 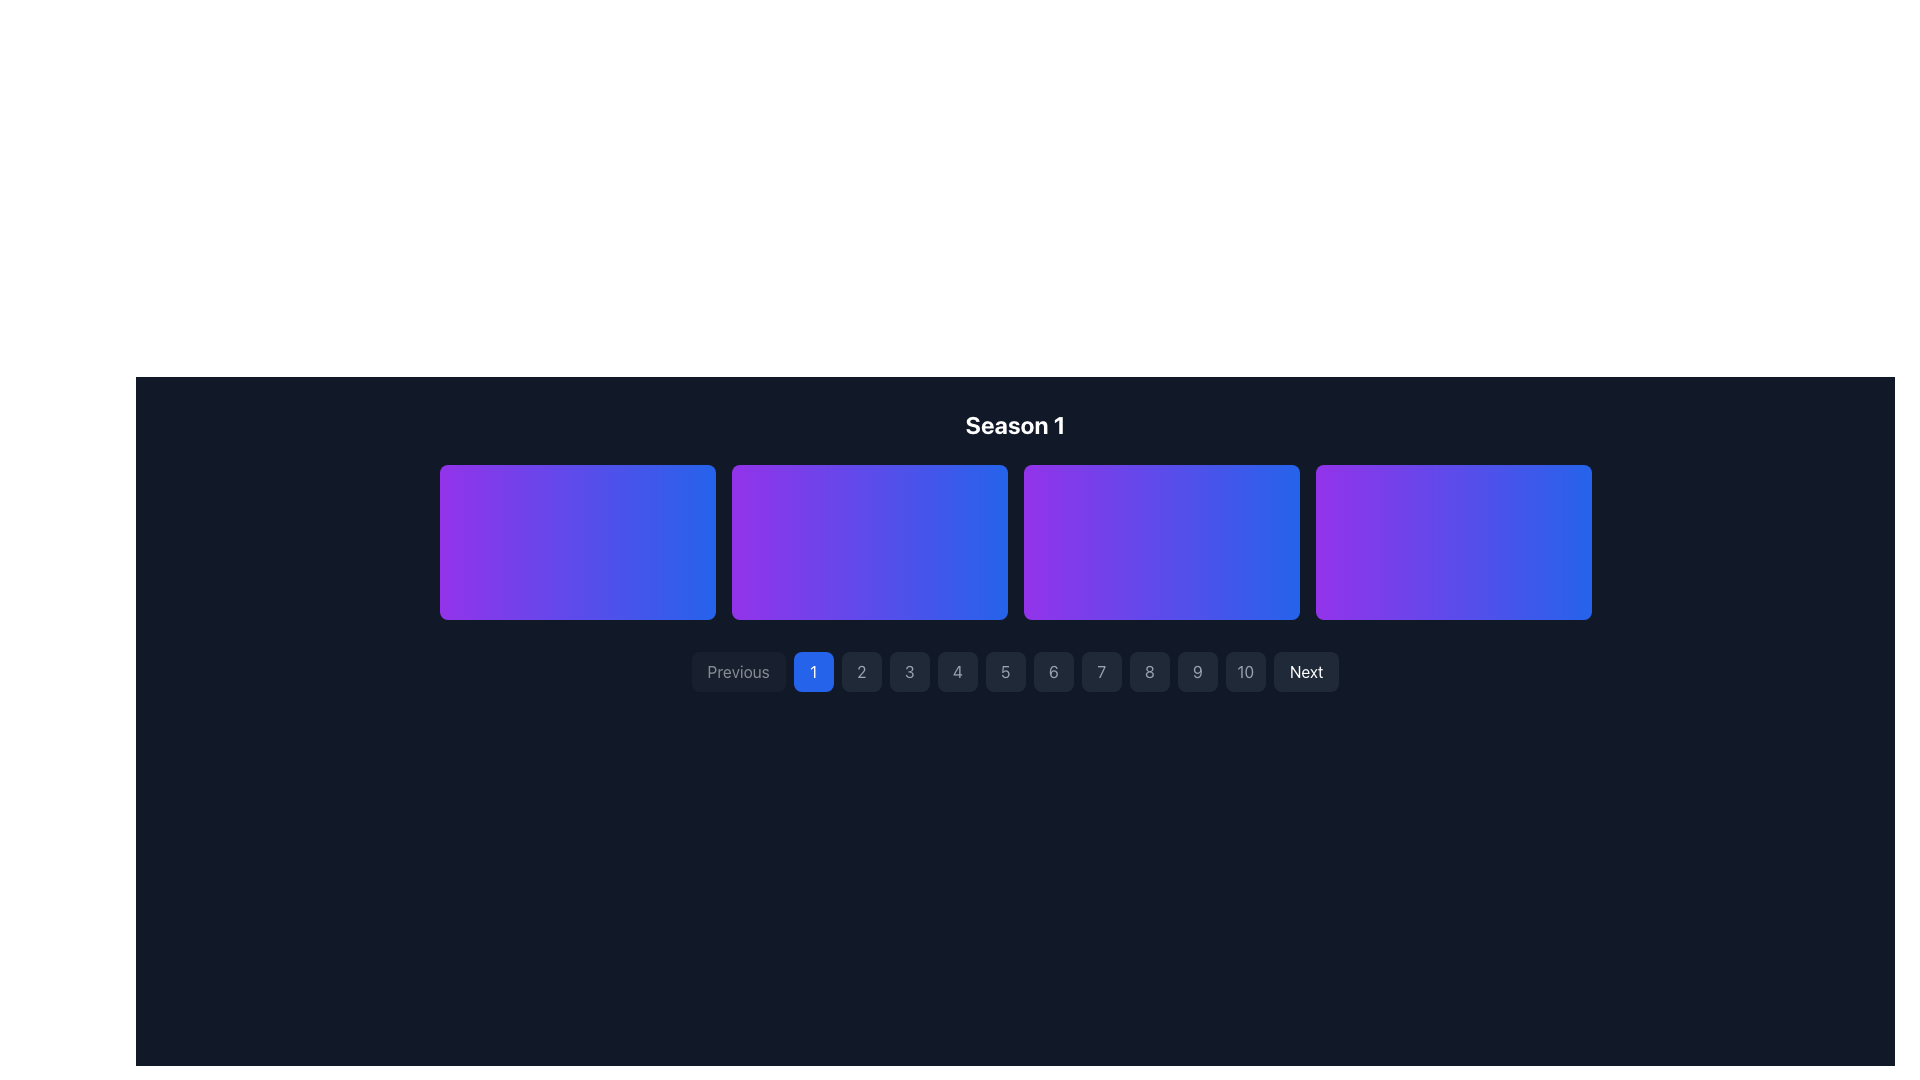 What do you see at coordinates (737, 672) in the screenshot?
I see `the disabled navigation button located to the left of the circular button labeled '1' in the bottom navigation bar` at bounding box center [737, 672].